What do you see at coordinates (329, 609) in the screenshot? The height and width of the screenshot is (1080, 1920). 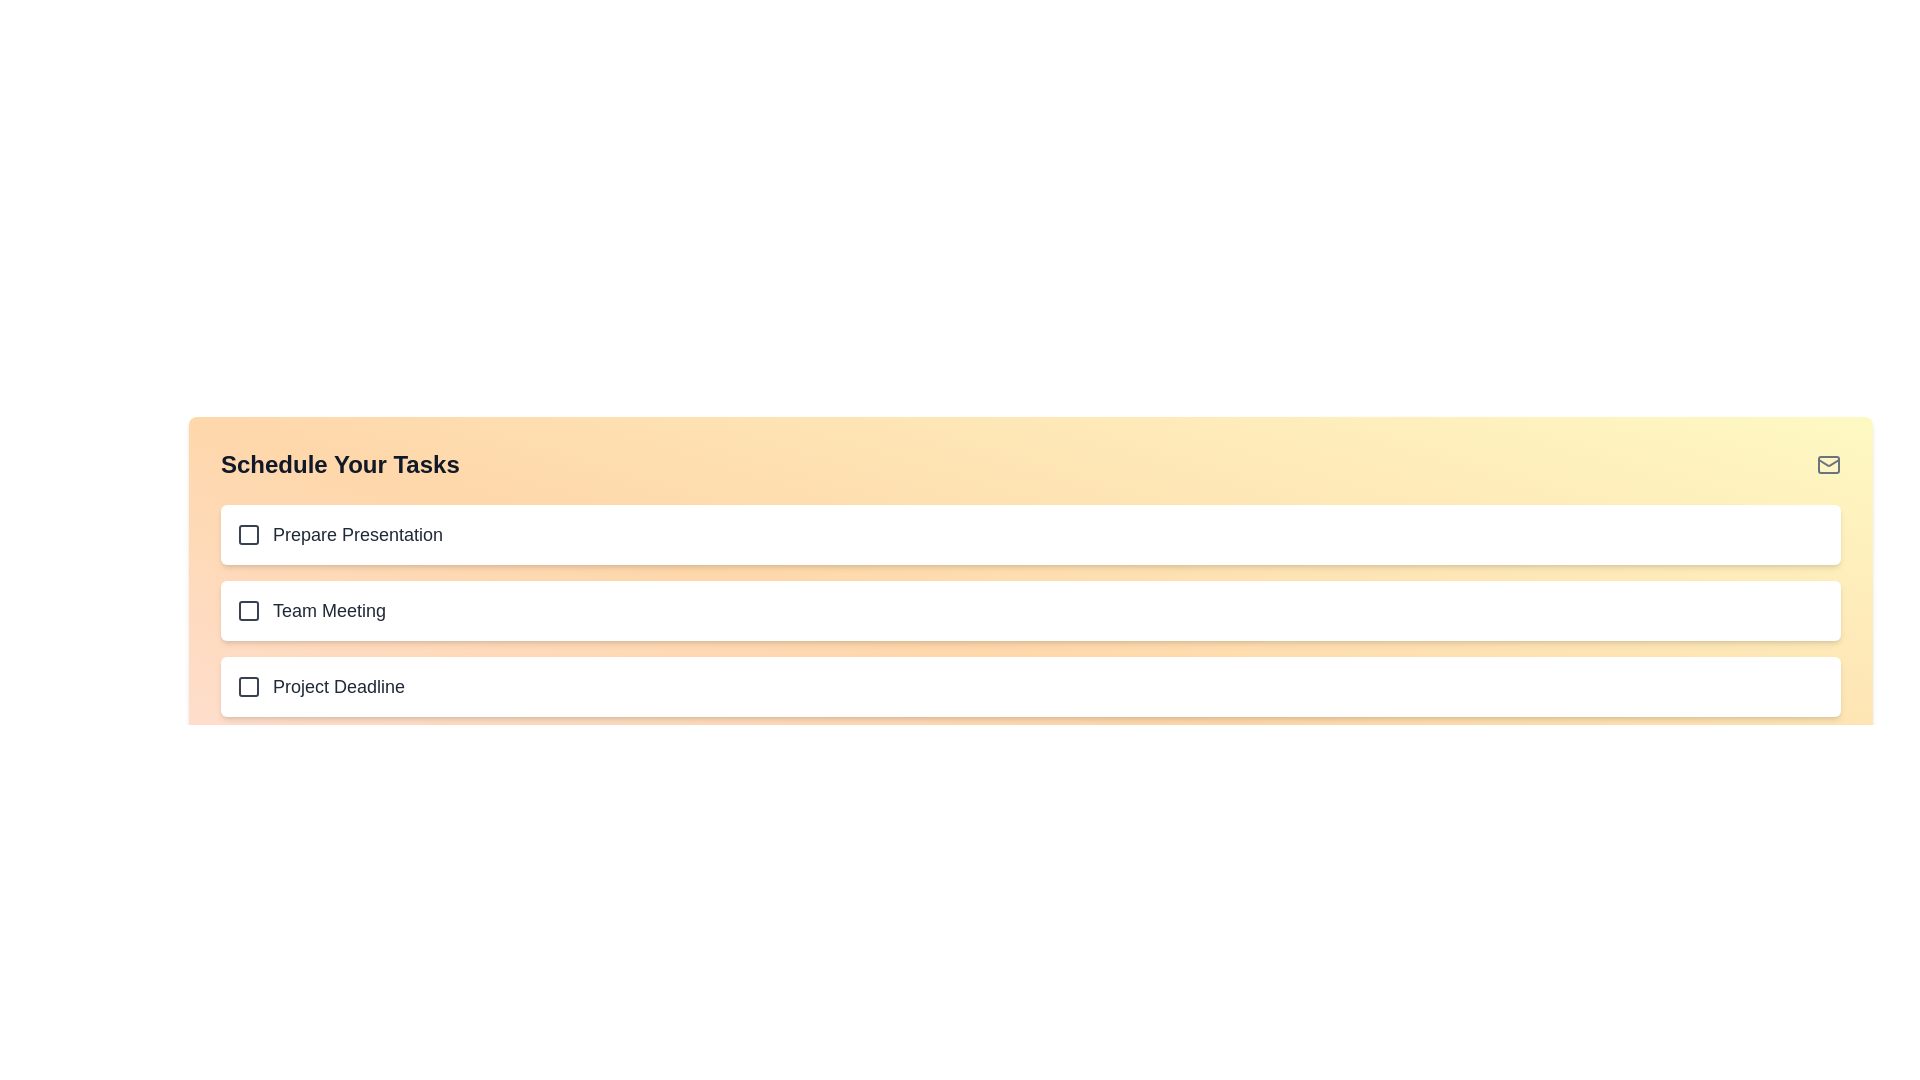 I see `the label for the task named 'Team Meeting', which is the second item in the list below the heading 'Schedule Your Tasks'` at bounding box center [329, 609].